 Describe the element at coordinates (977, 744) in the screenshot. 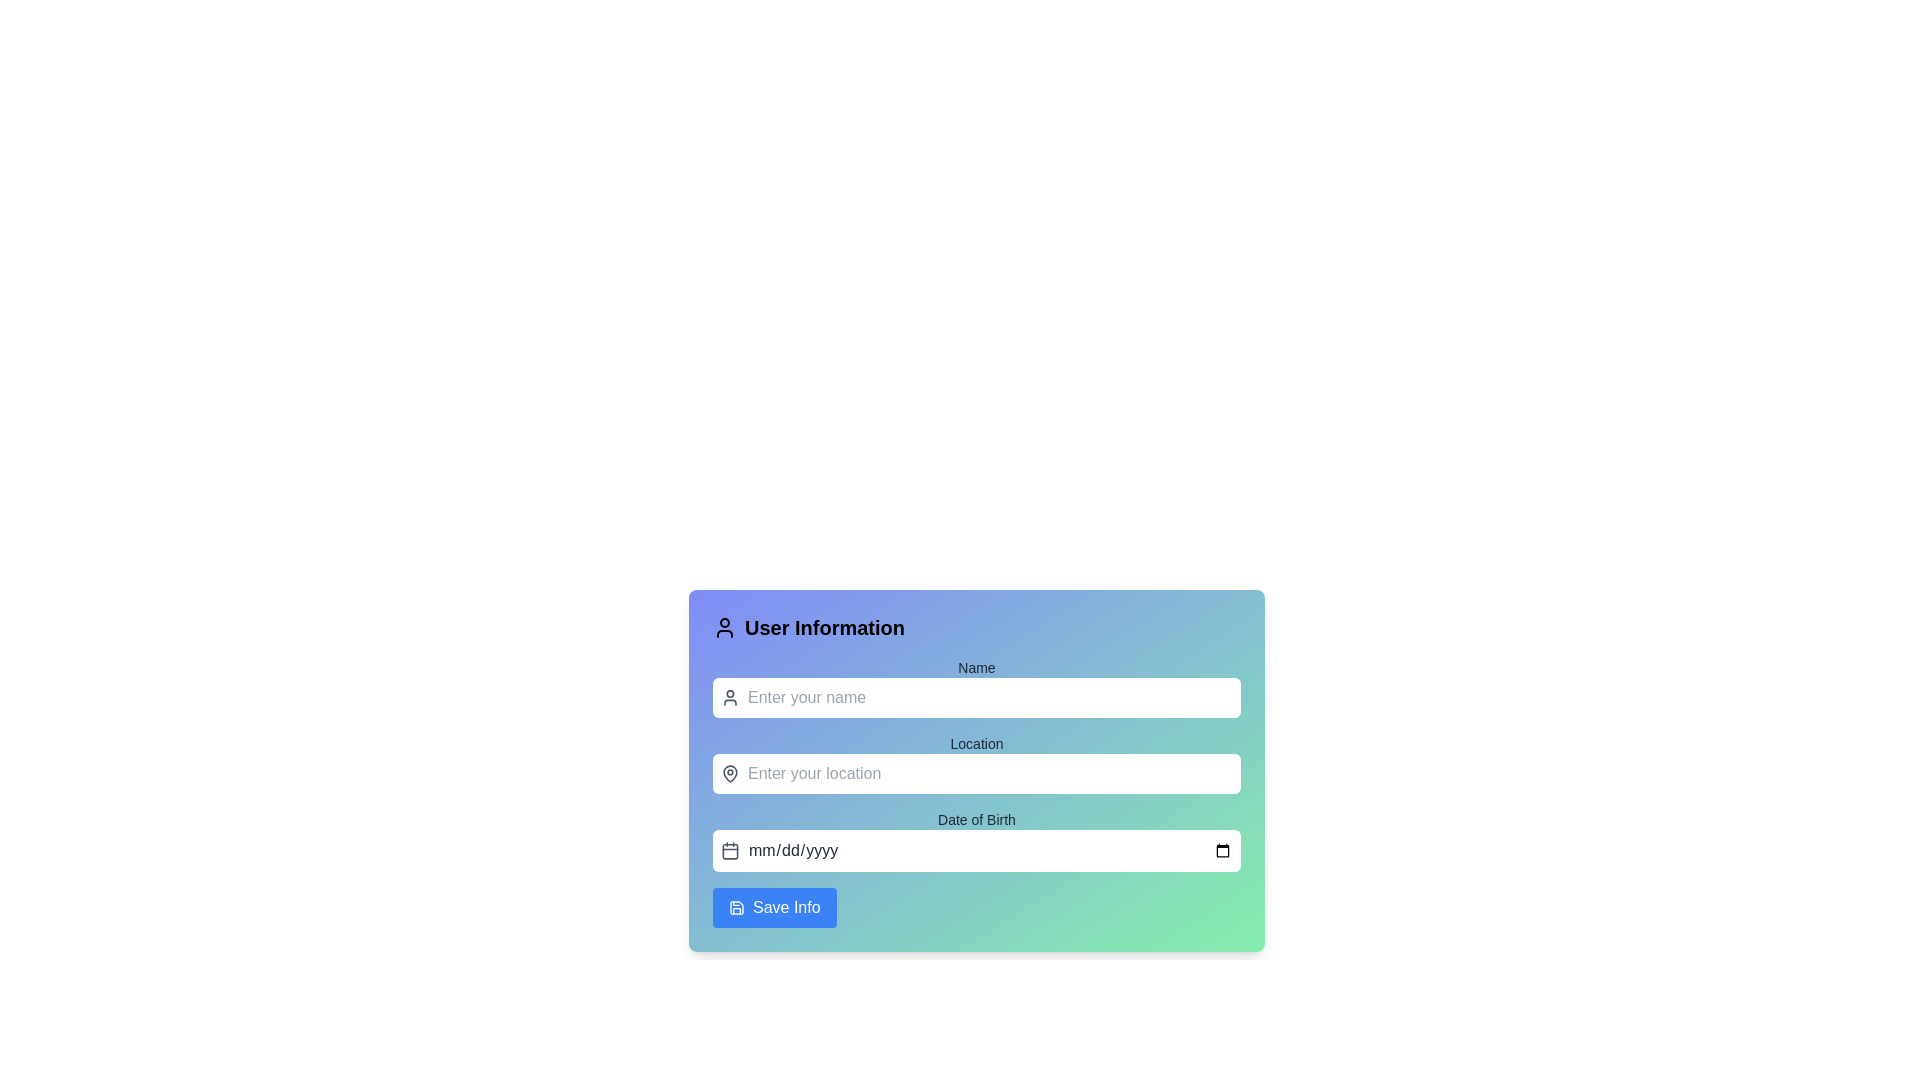

I see `the label element that guides the user to enter their location information, which is positioned directly above the location input field` at that location.